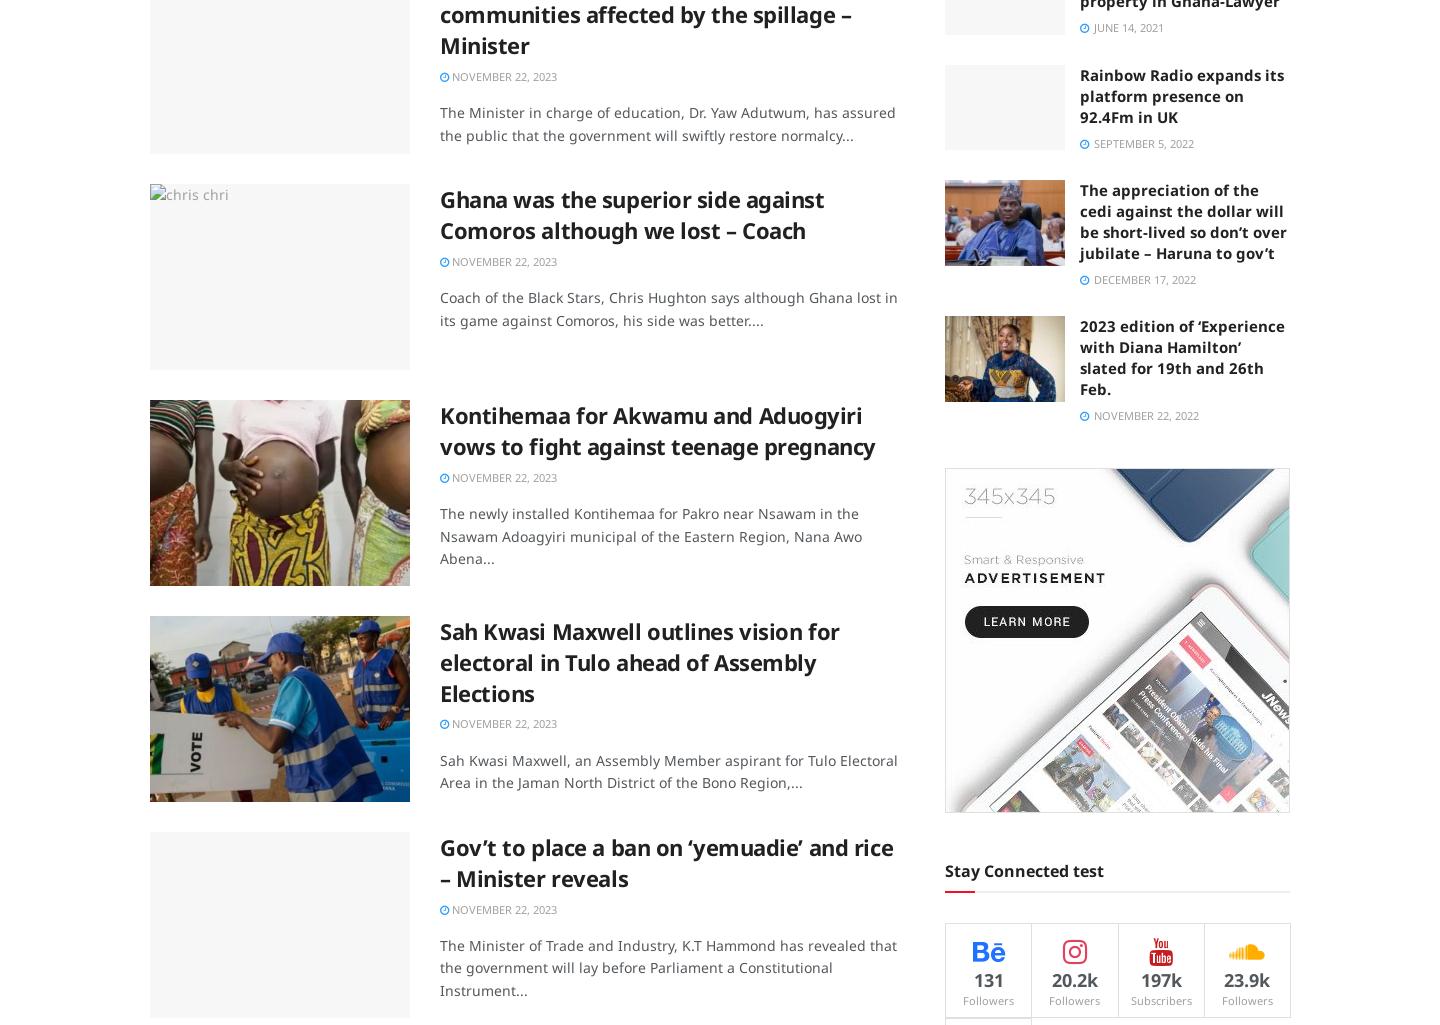  Describe the element at coordinates (440, 534) in the screenshot. I see `'The newly installed Kontihemaa for Pakro near Nsawam in the Nsawam Adoagyiri municipal of the Eastern Region, Nana Awo Abena...'` at that location.